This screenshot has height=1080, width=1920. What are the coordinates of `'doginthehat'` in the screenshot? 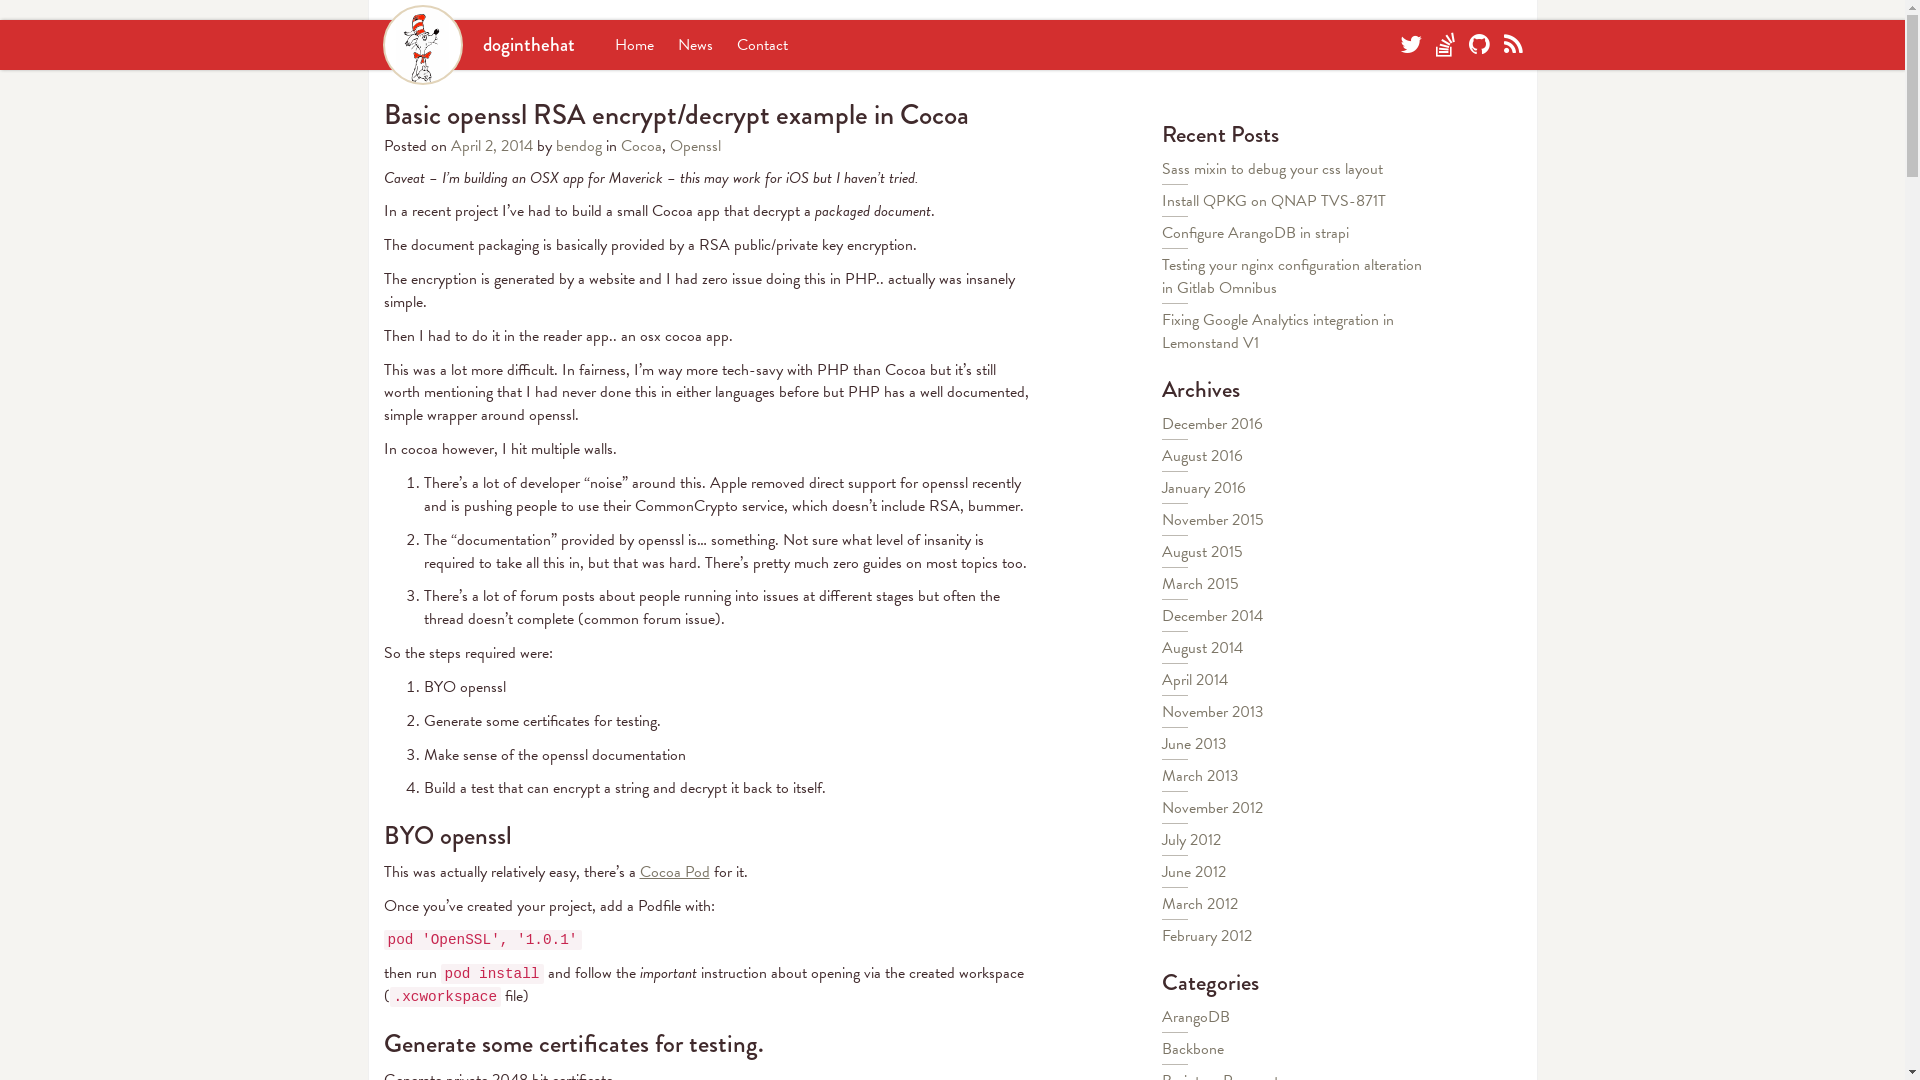 It's located at (477, 44).